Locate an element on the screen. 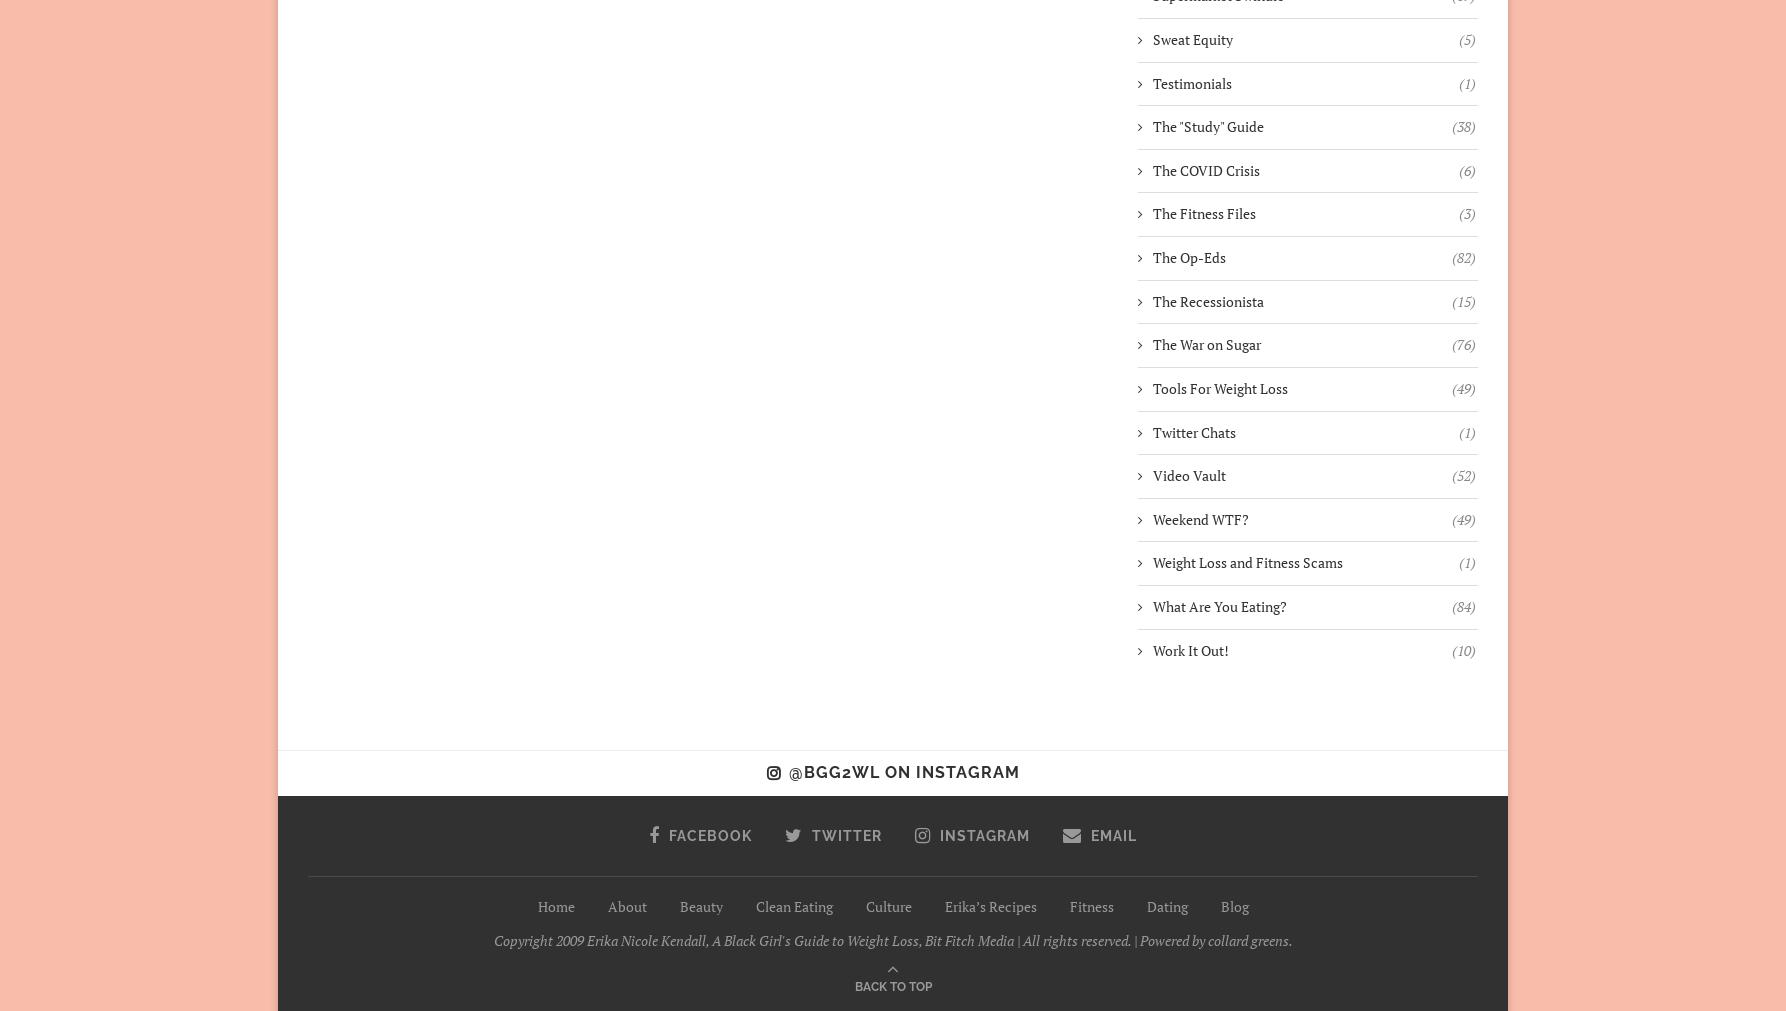  'Erika’s Recipes' is located at coordinates (989, 905).